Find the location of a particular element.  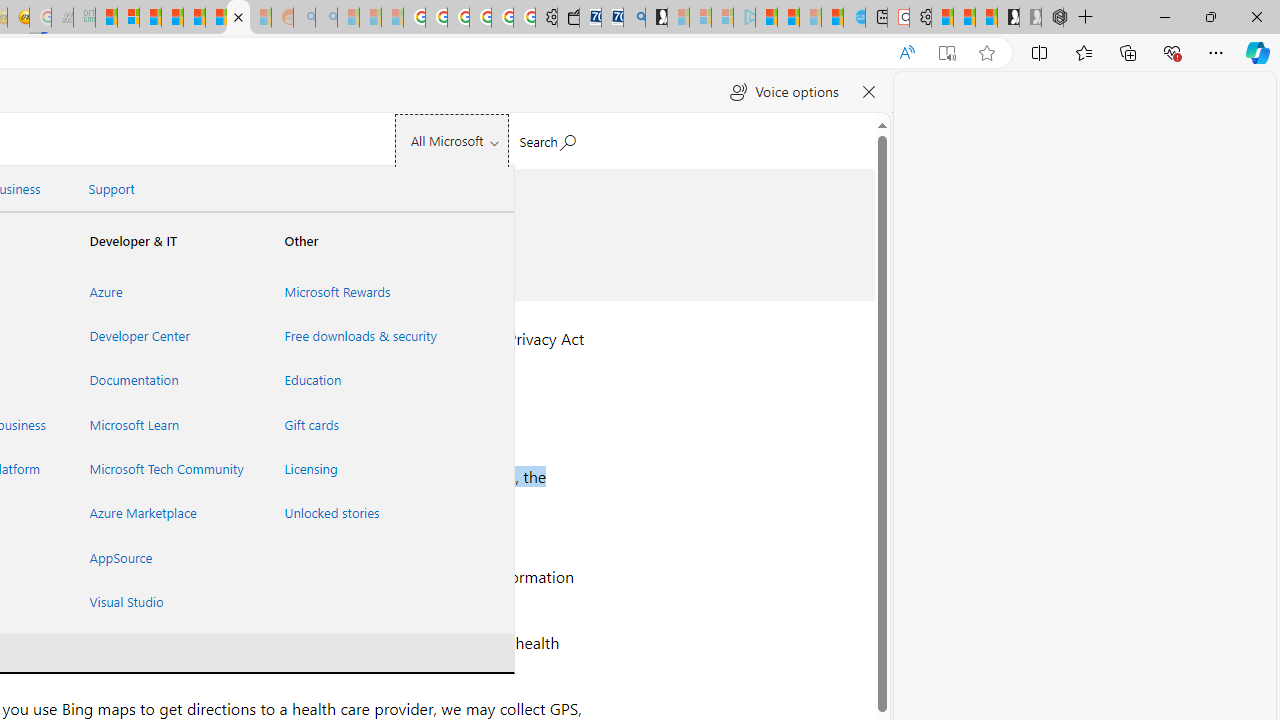

'Microsoft Start Gaming' is located at coordinates (656, 17).